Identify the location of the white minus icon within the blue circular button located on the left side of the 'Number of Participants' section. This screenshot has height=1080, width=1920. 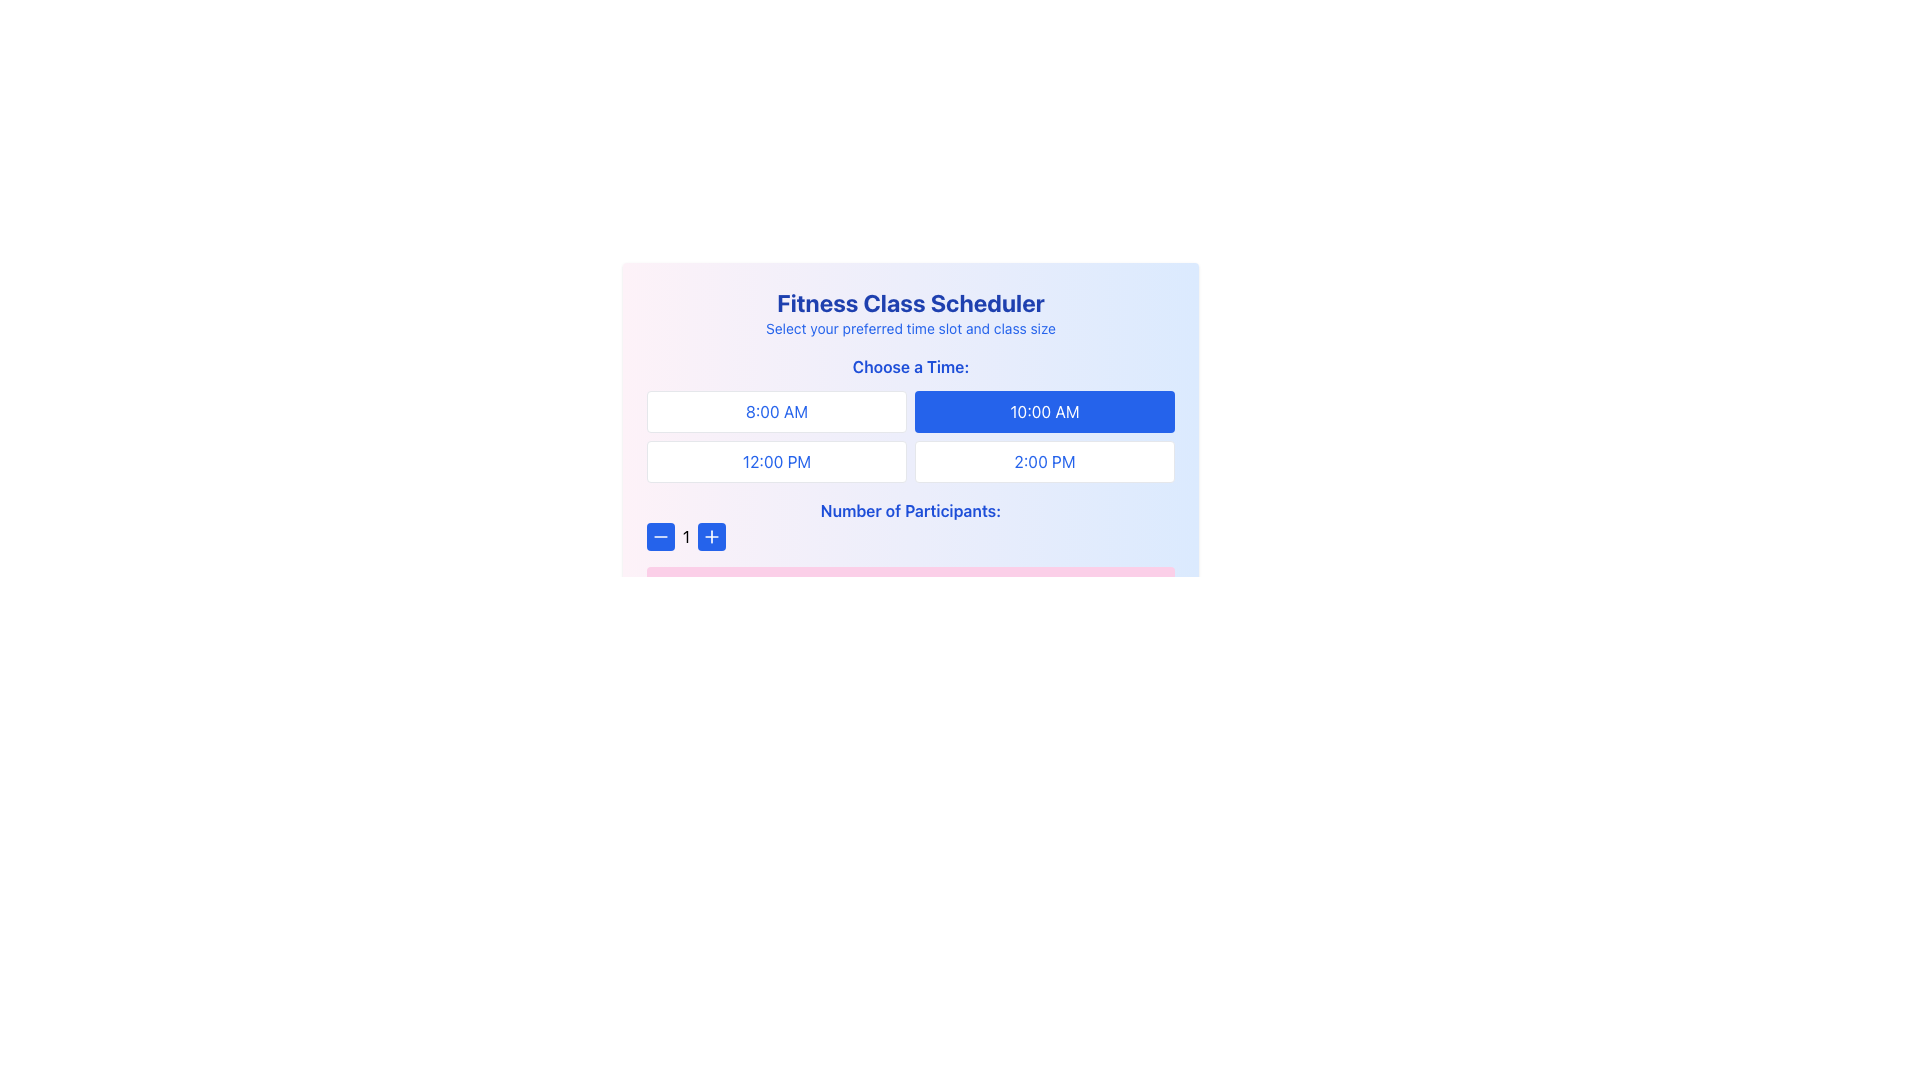
(661, 535).